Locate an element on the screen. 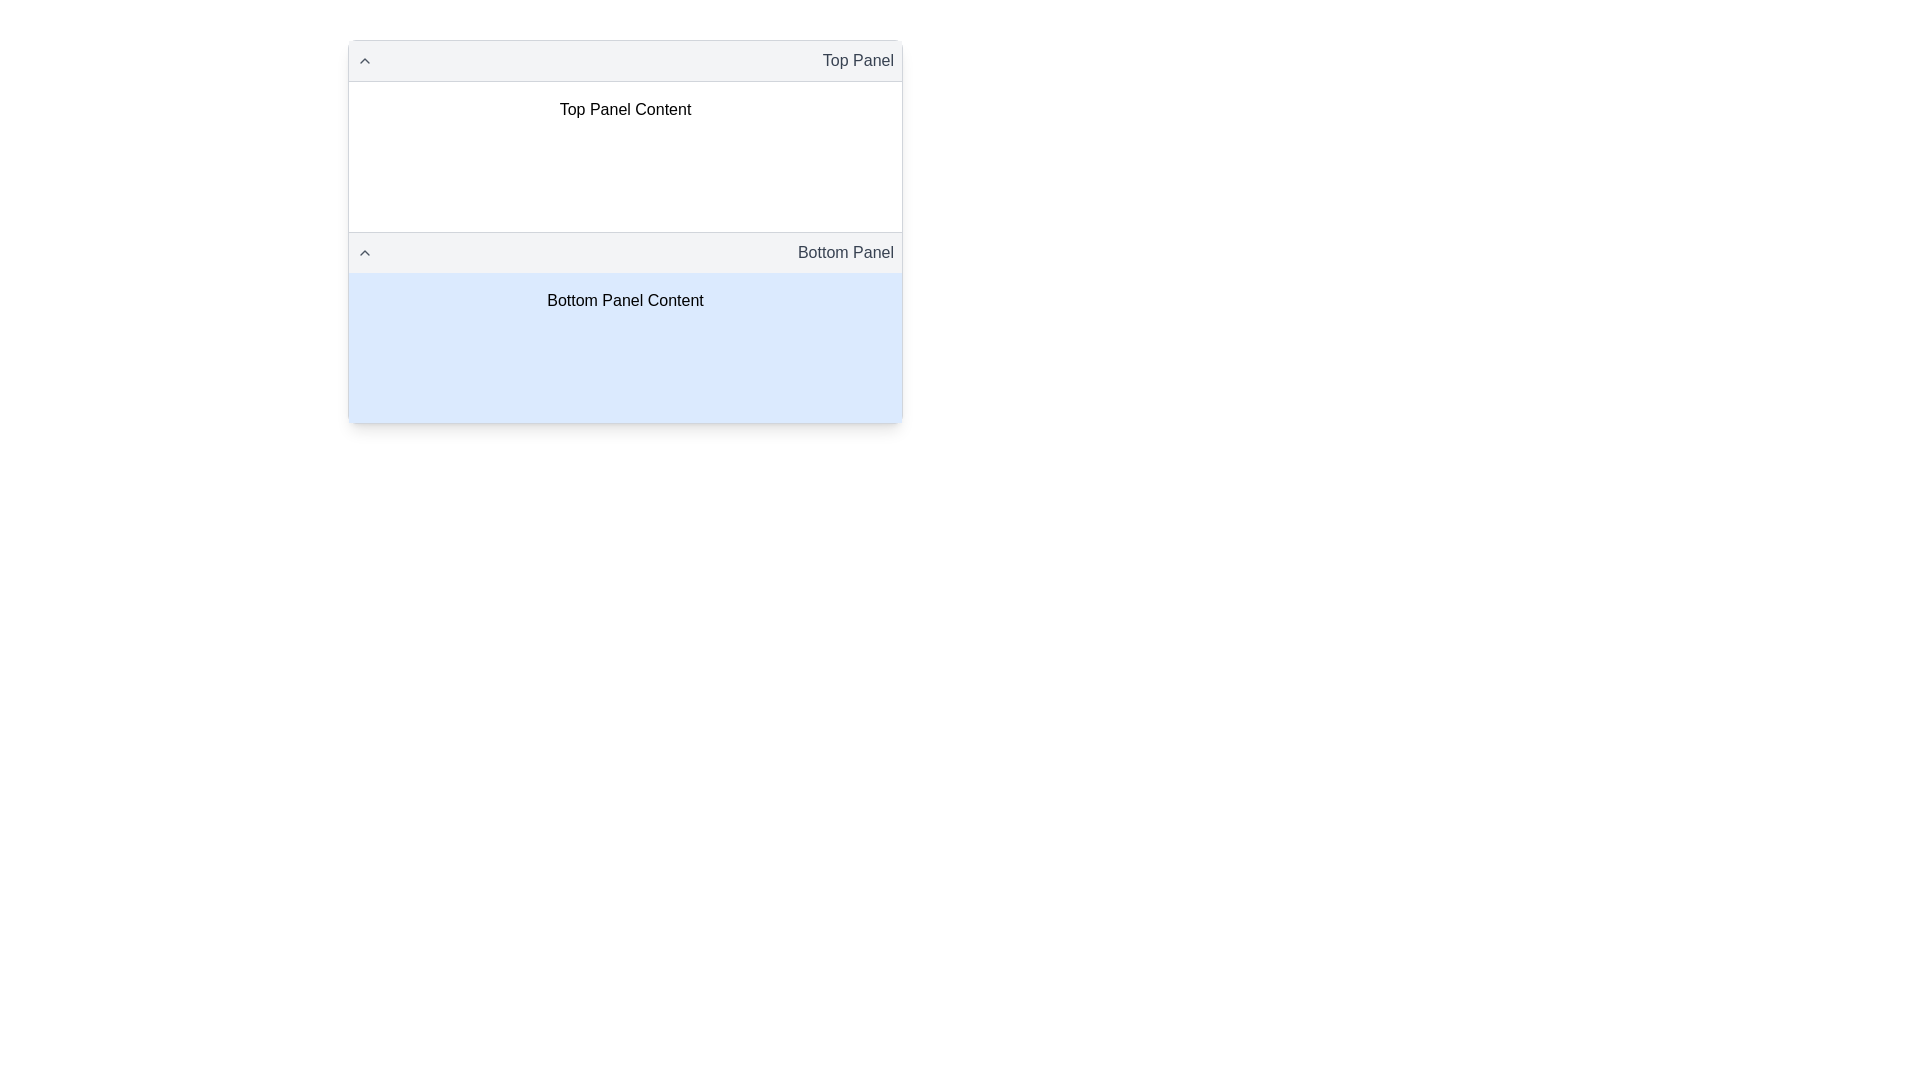 The height and width of the screenshot is (1080, 1920). the Header bar located at the top of the layout is located at coordinates (624, 60).